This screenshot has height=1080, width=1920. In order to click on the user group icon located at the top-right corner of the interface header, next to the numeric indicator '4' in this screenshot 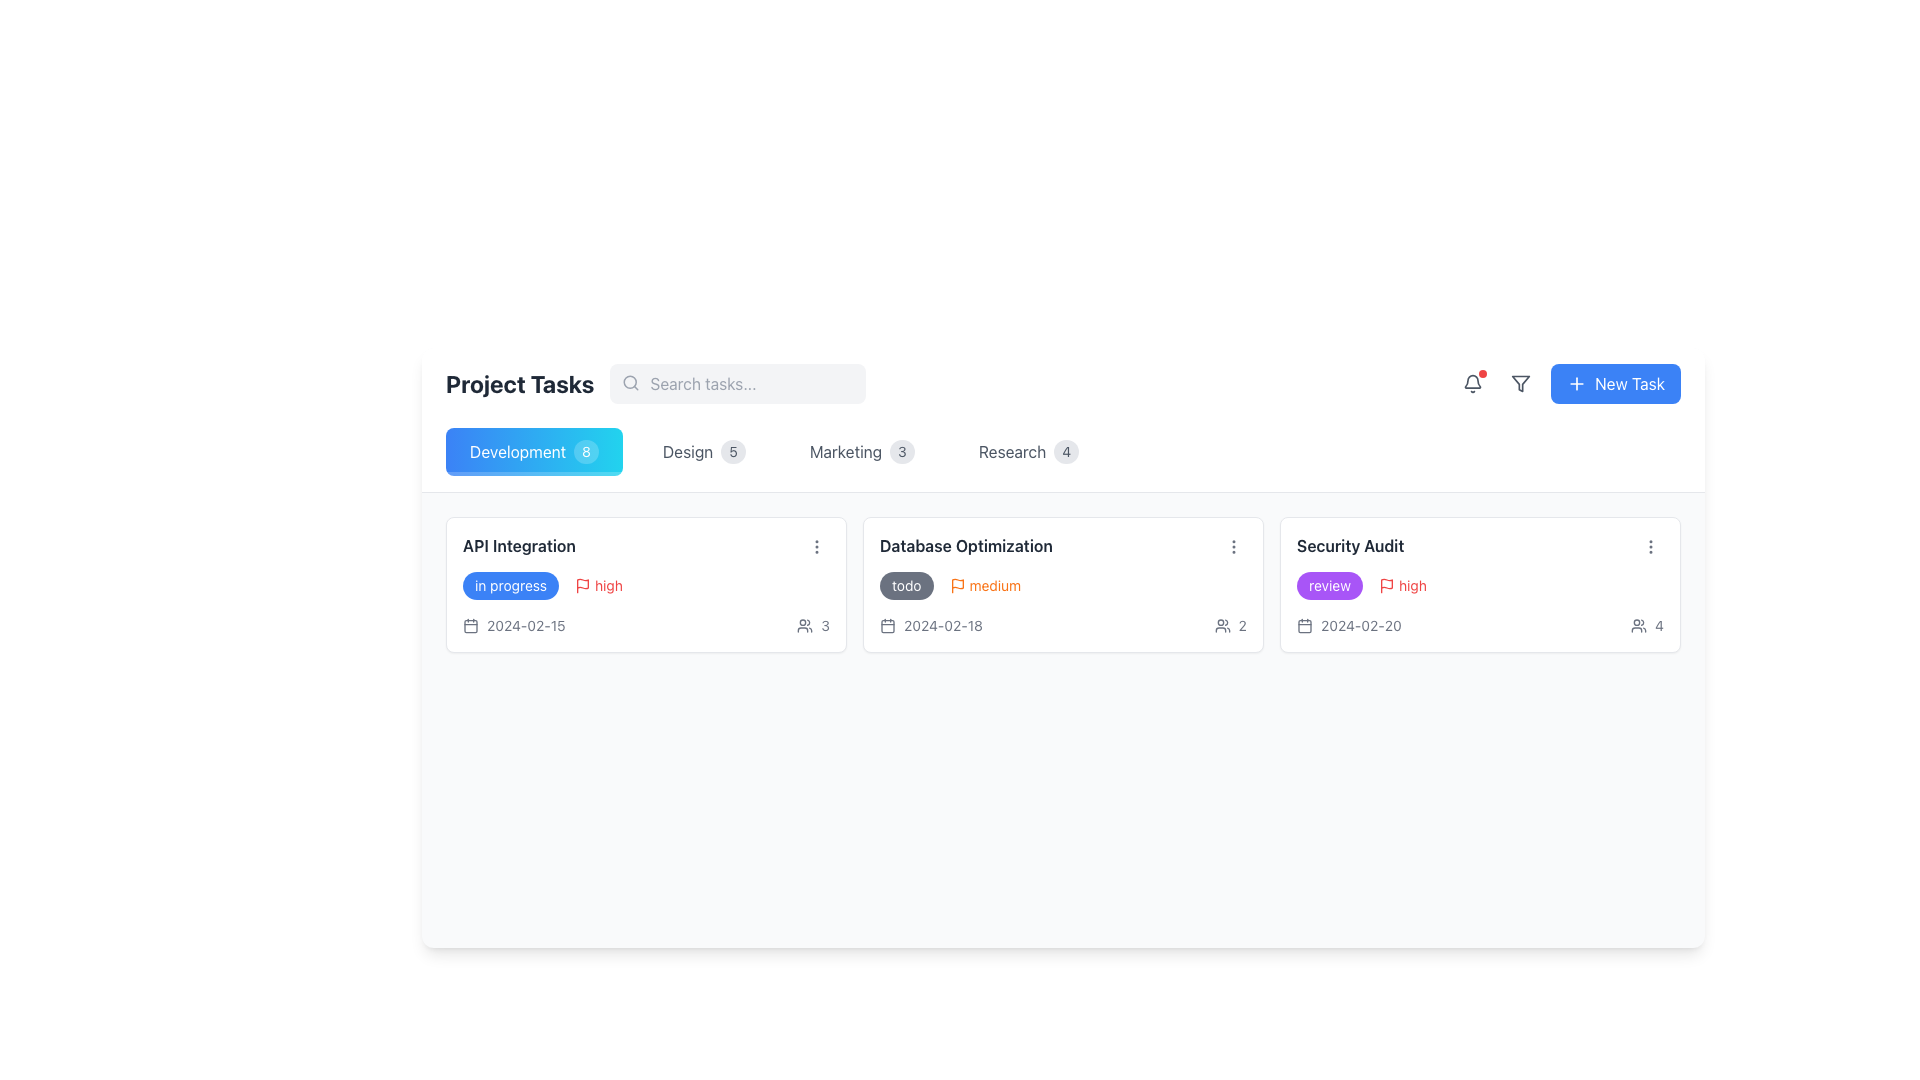, I will do `click(1639, 624)`.